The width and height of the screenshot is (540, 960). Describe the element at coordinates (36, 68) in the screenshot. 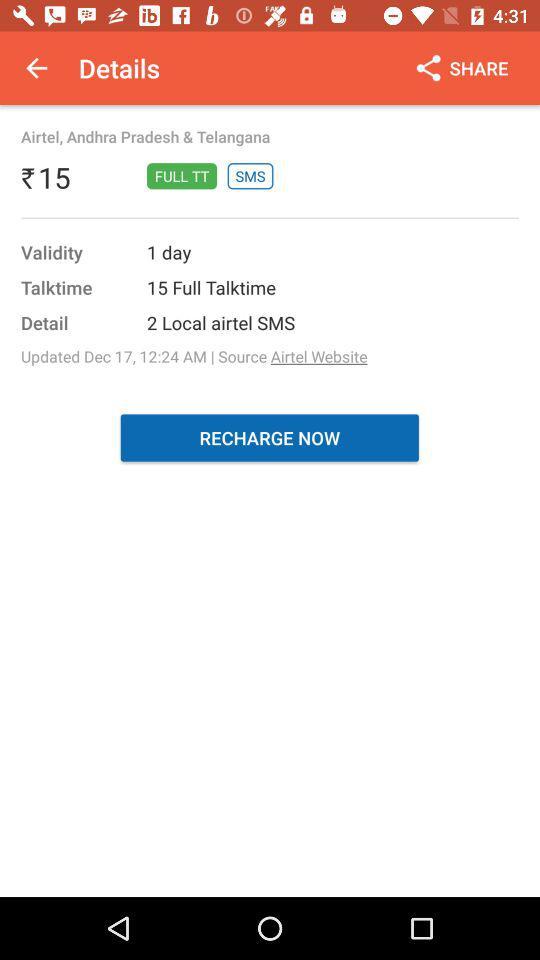

I see `app to the left of the details icon` at that location.